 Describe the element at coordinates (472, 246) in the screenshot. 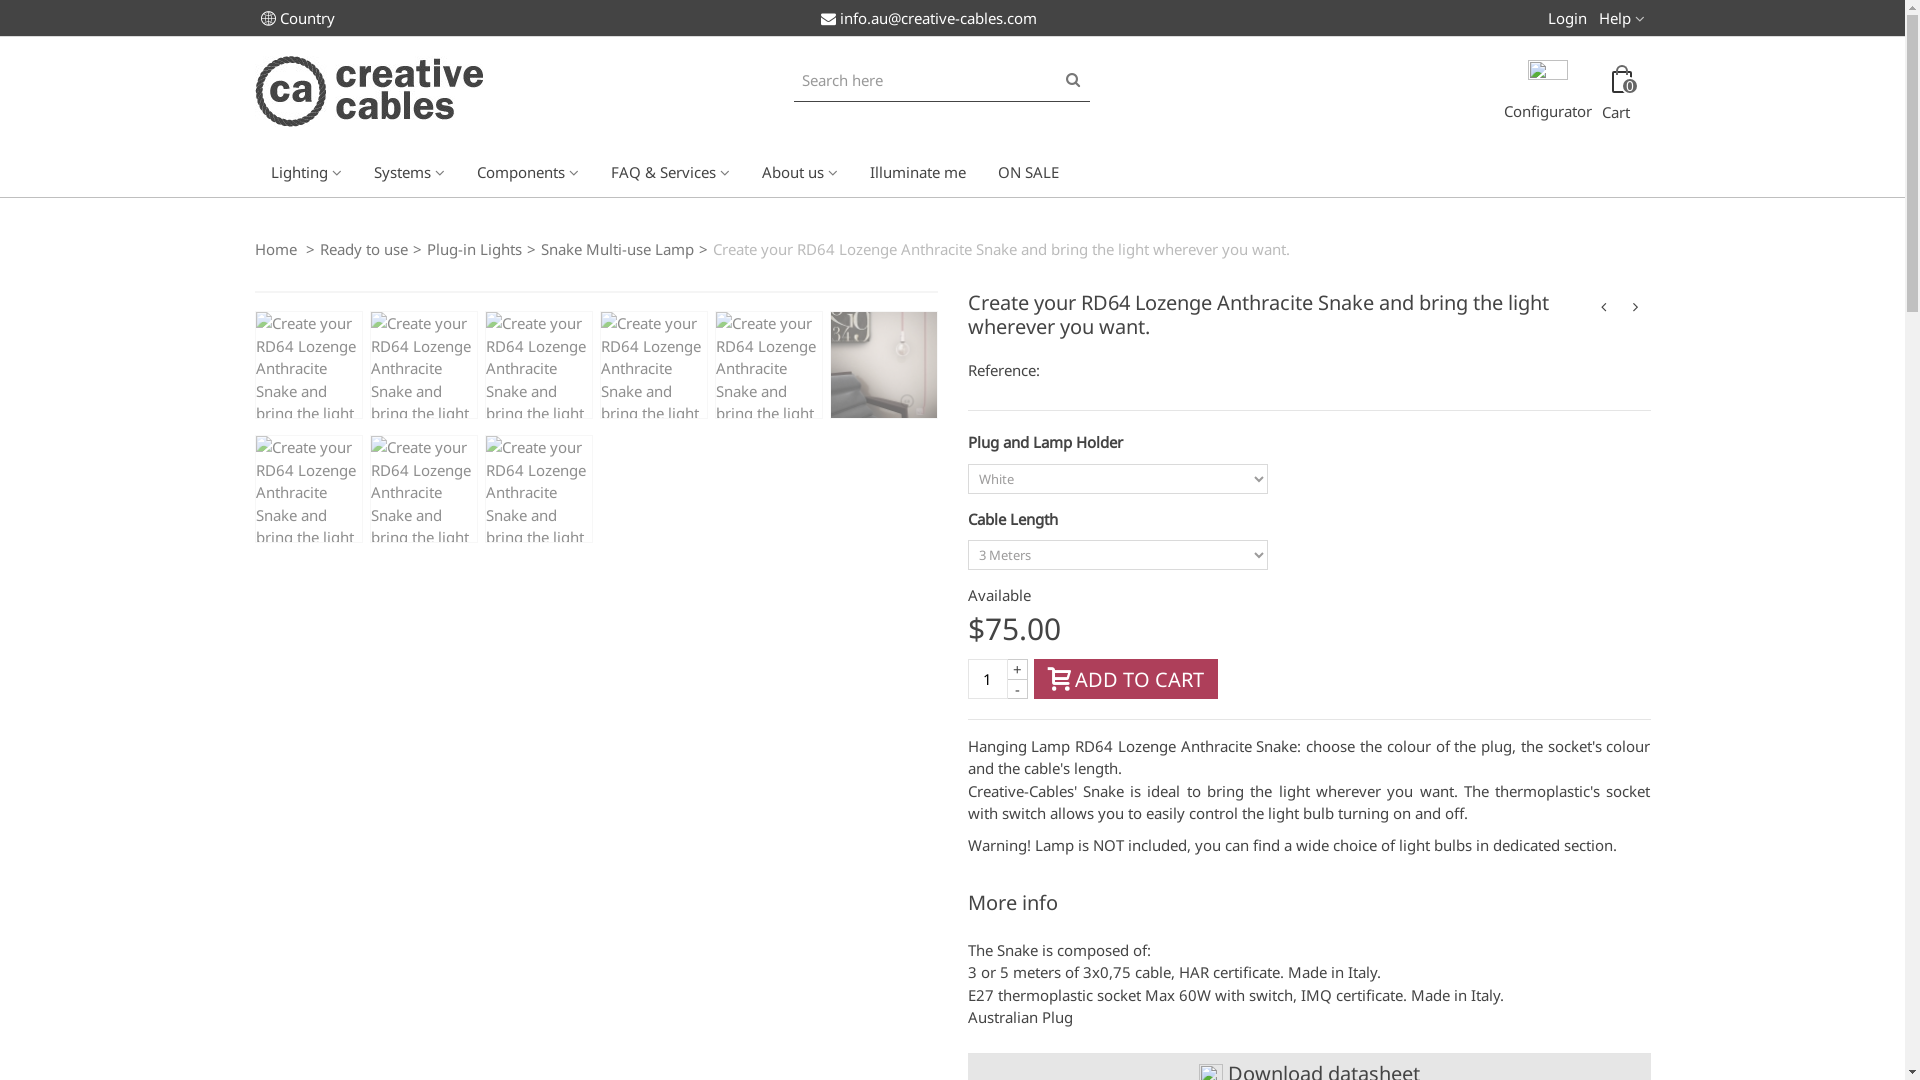

I see `'Plug-in Lights'` at that location.